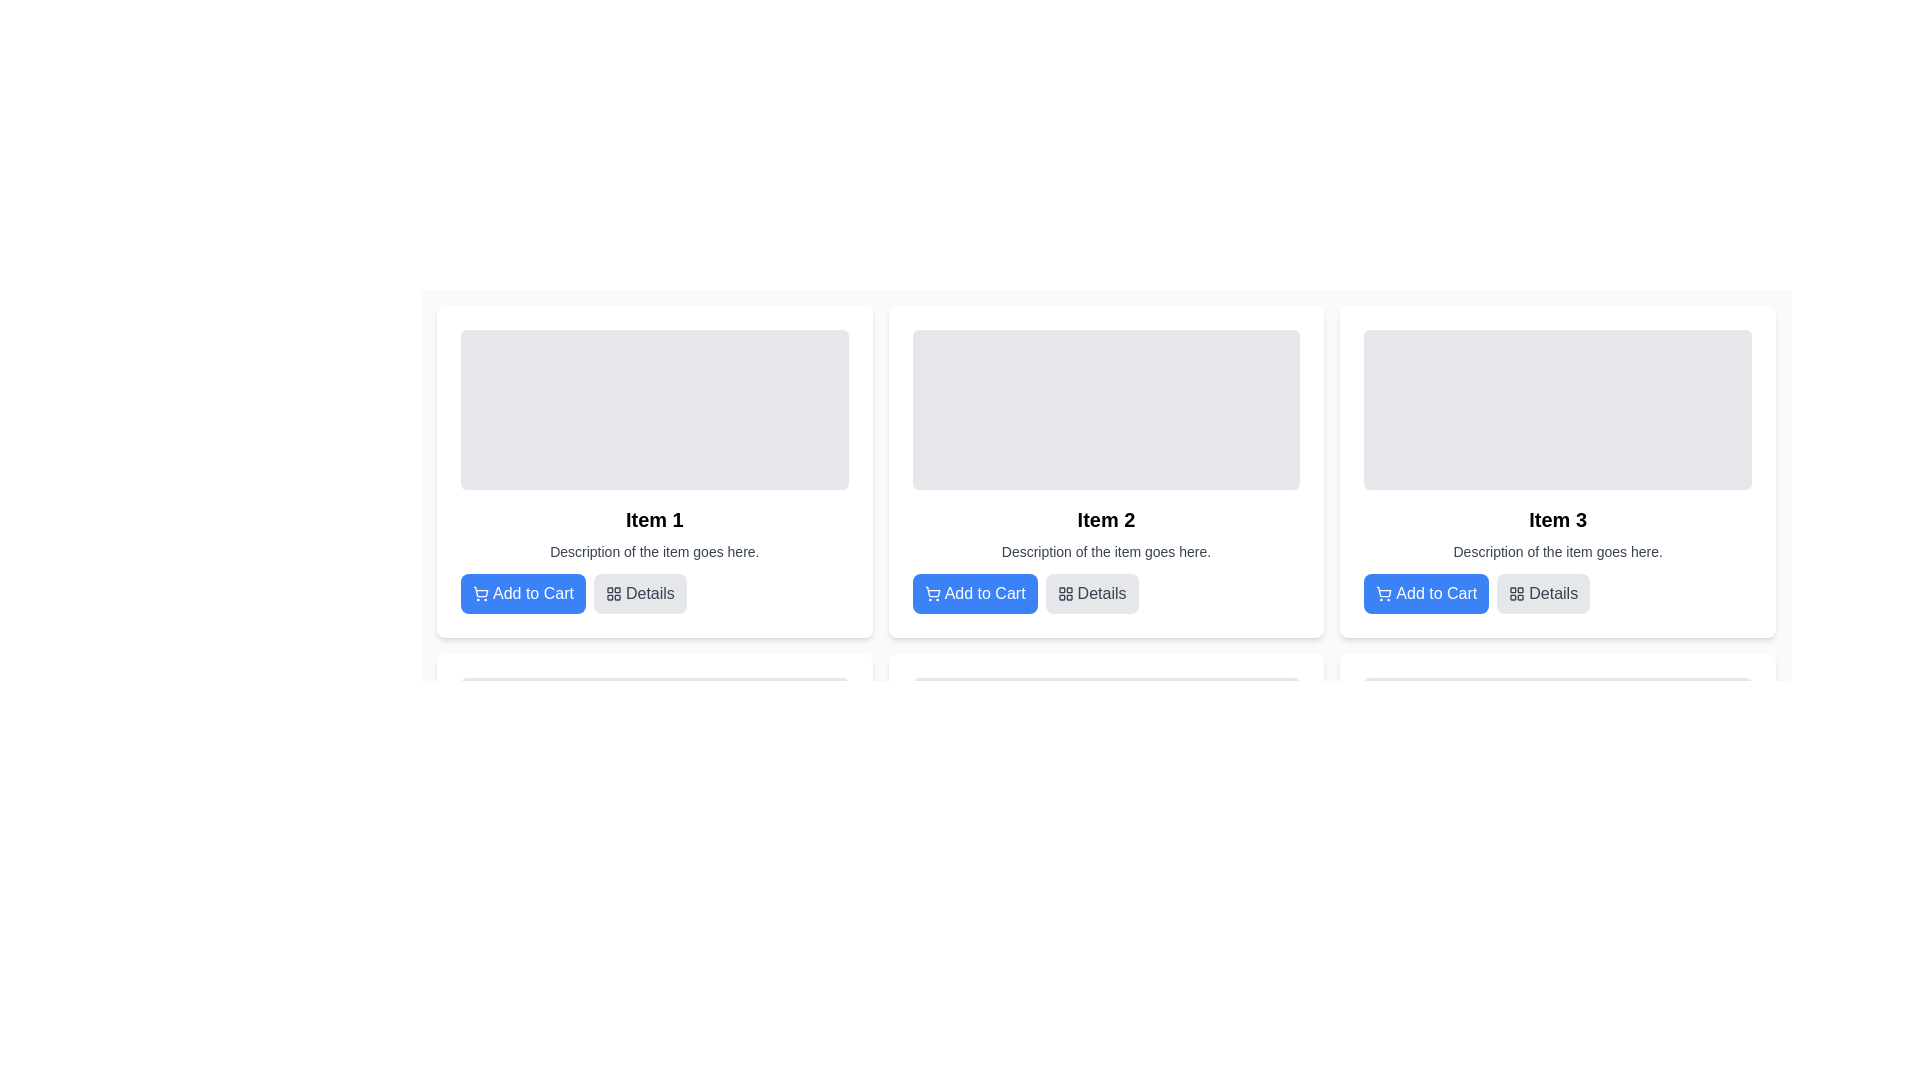 The height and width of the screenshot is (1080, 1920). What do you see at coordinates (640, 593) in the screenshot?
I see `the 'Details' button, which has a gray background and is located to the right of the 'Add to Cart' button for 'Item 1'` at bounding box center [640, 593].